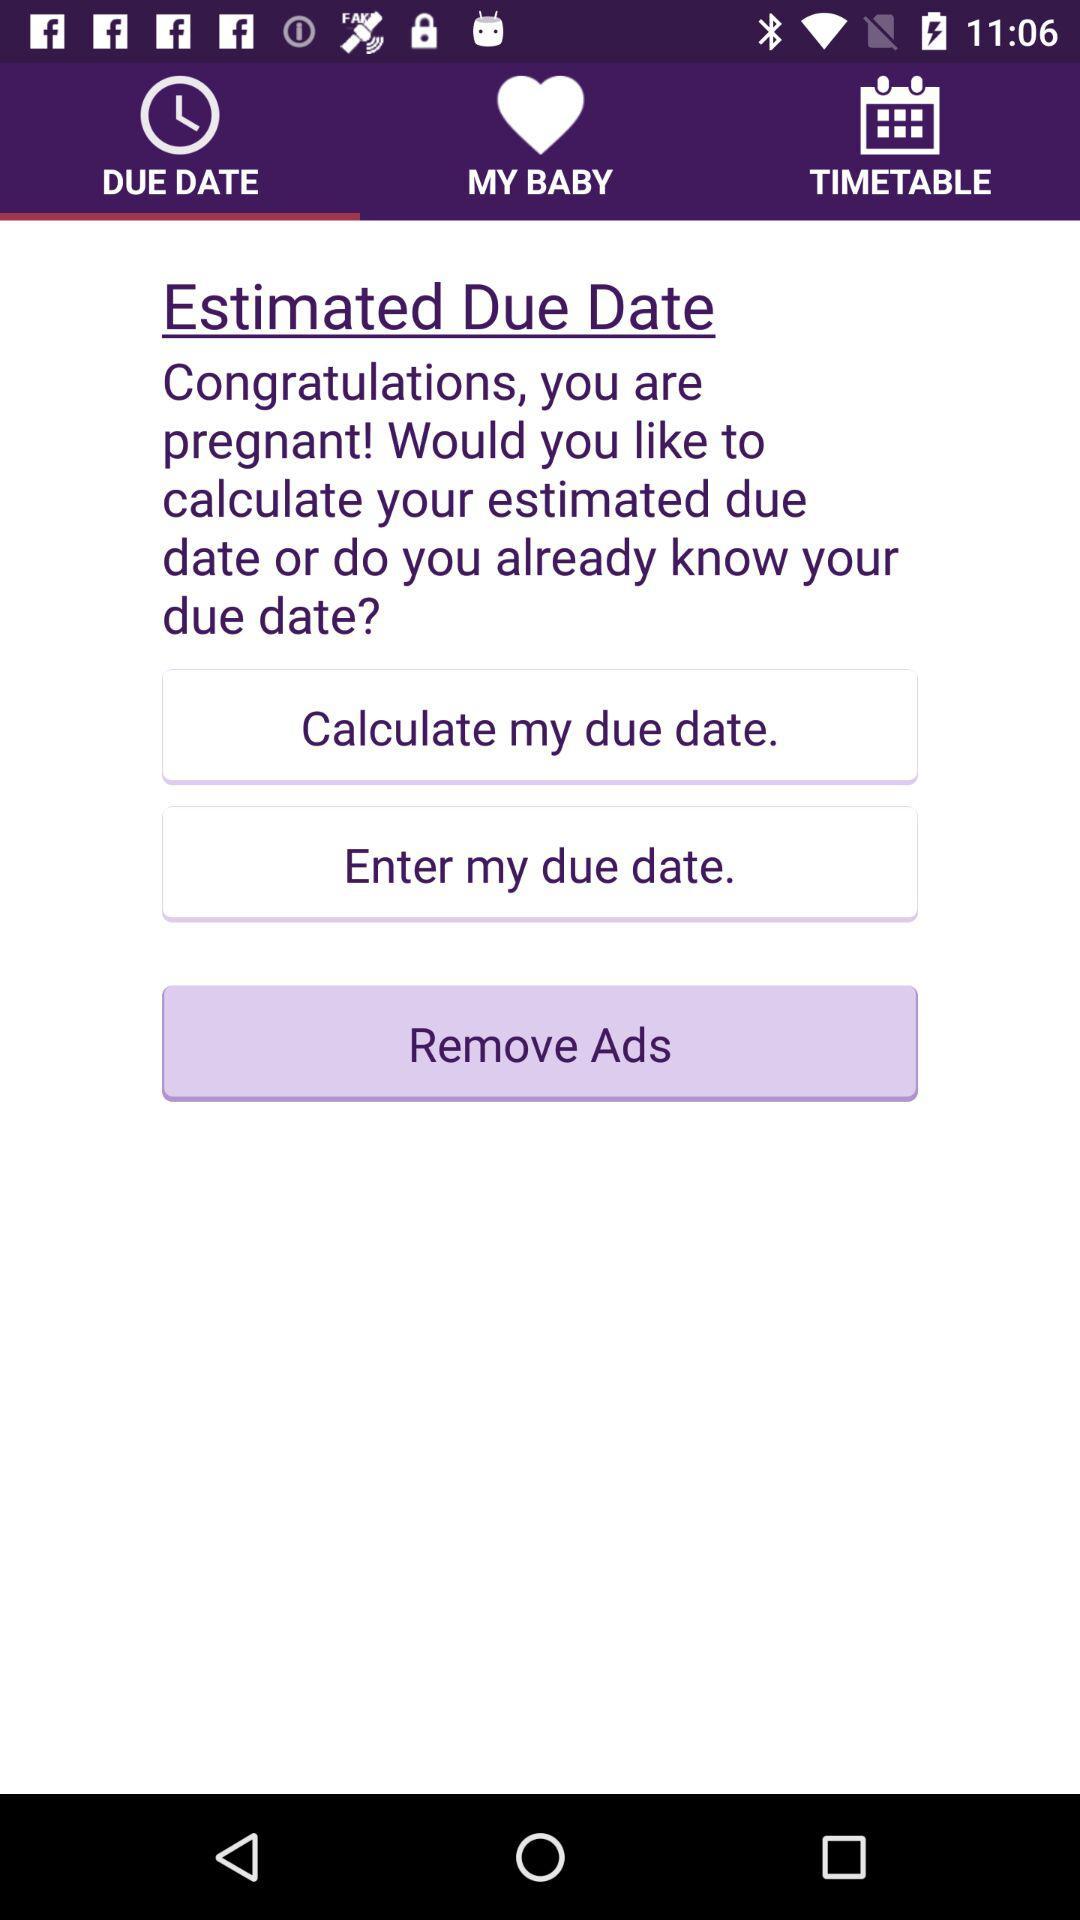  What do you see at coordinates (898, 140) in the screenshot?
I see `the icon above the estimated due date` at bounding box center [898, 140].